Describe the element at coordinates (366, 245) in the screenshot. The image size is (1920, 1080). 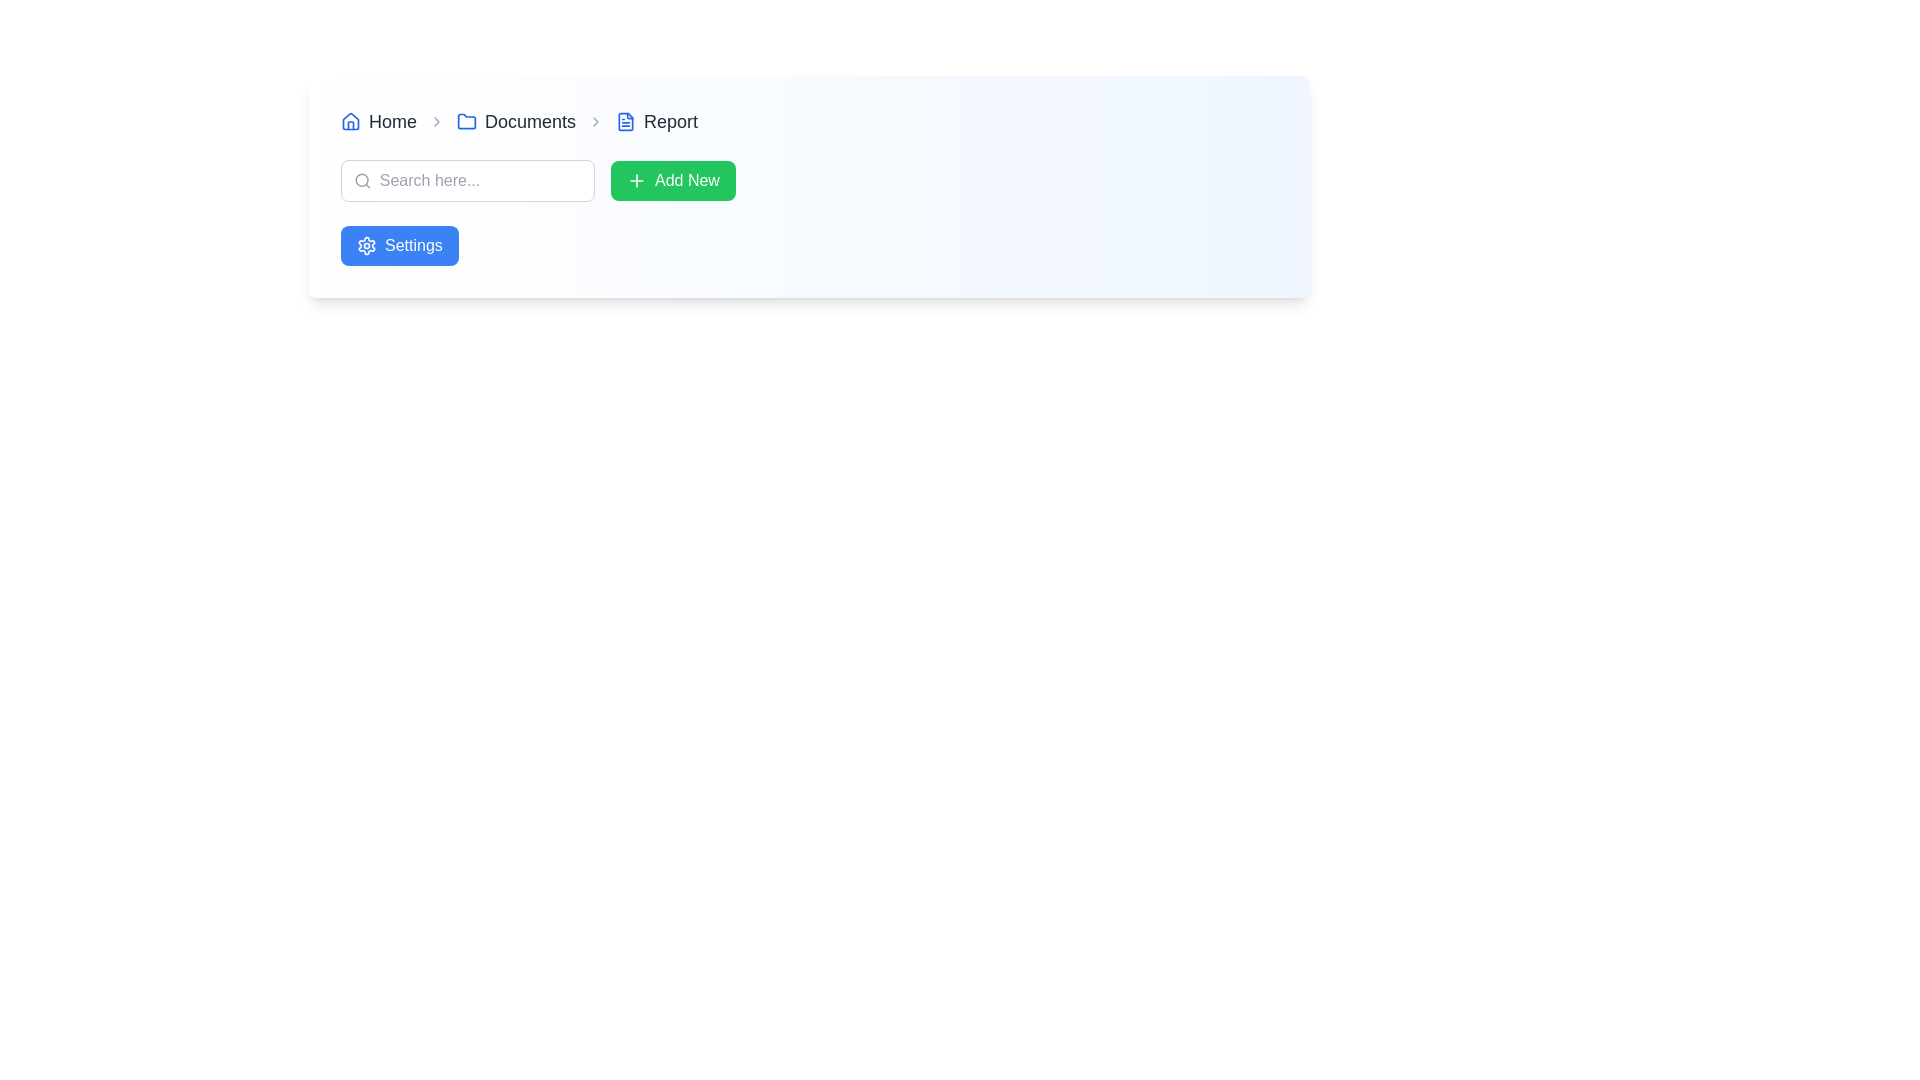
I see `the icon located in the bottom left corner of the blue 'Settings' button` at that location.